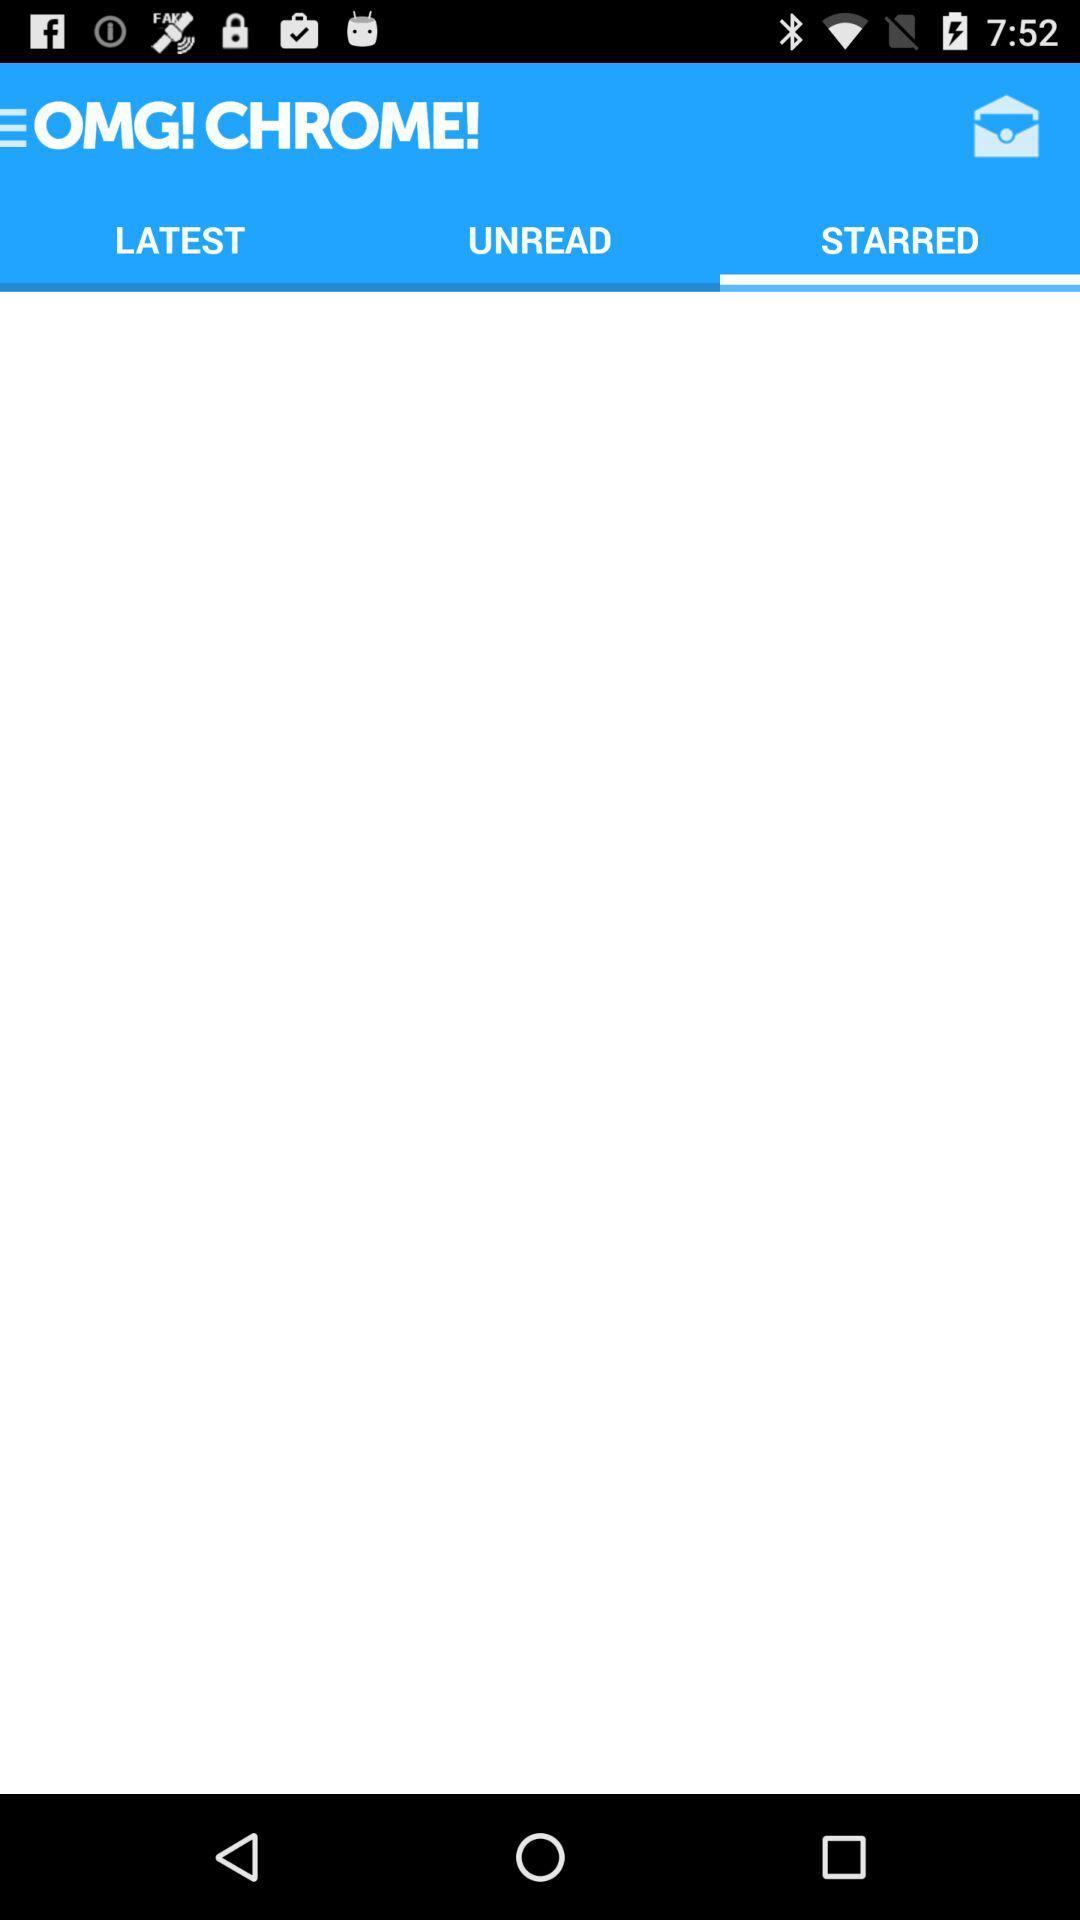 Image resolution: width=1080 pixels, height=1920 pixels. Describe the element at coordinates (180, 239) in the screenshot. I see `the item next to the unread app` at that location.